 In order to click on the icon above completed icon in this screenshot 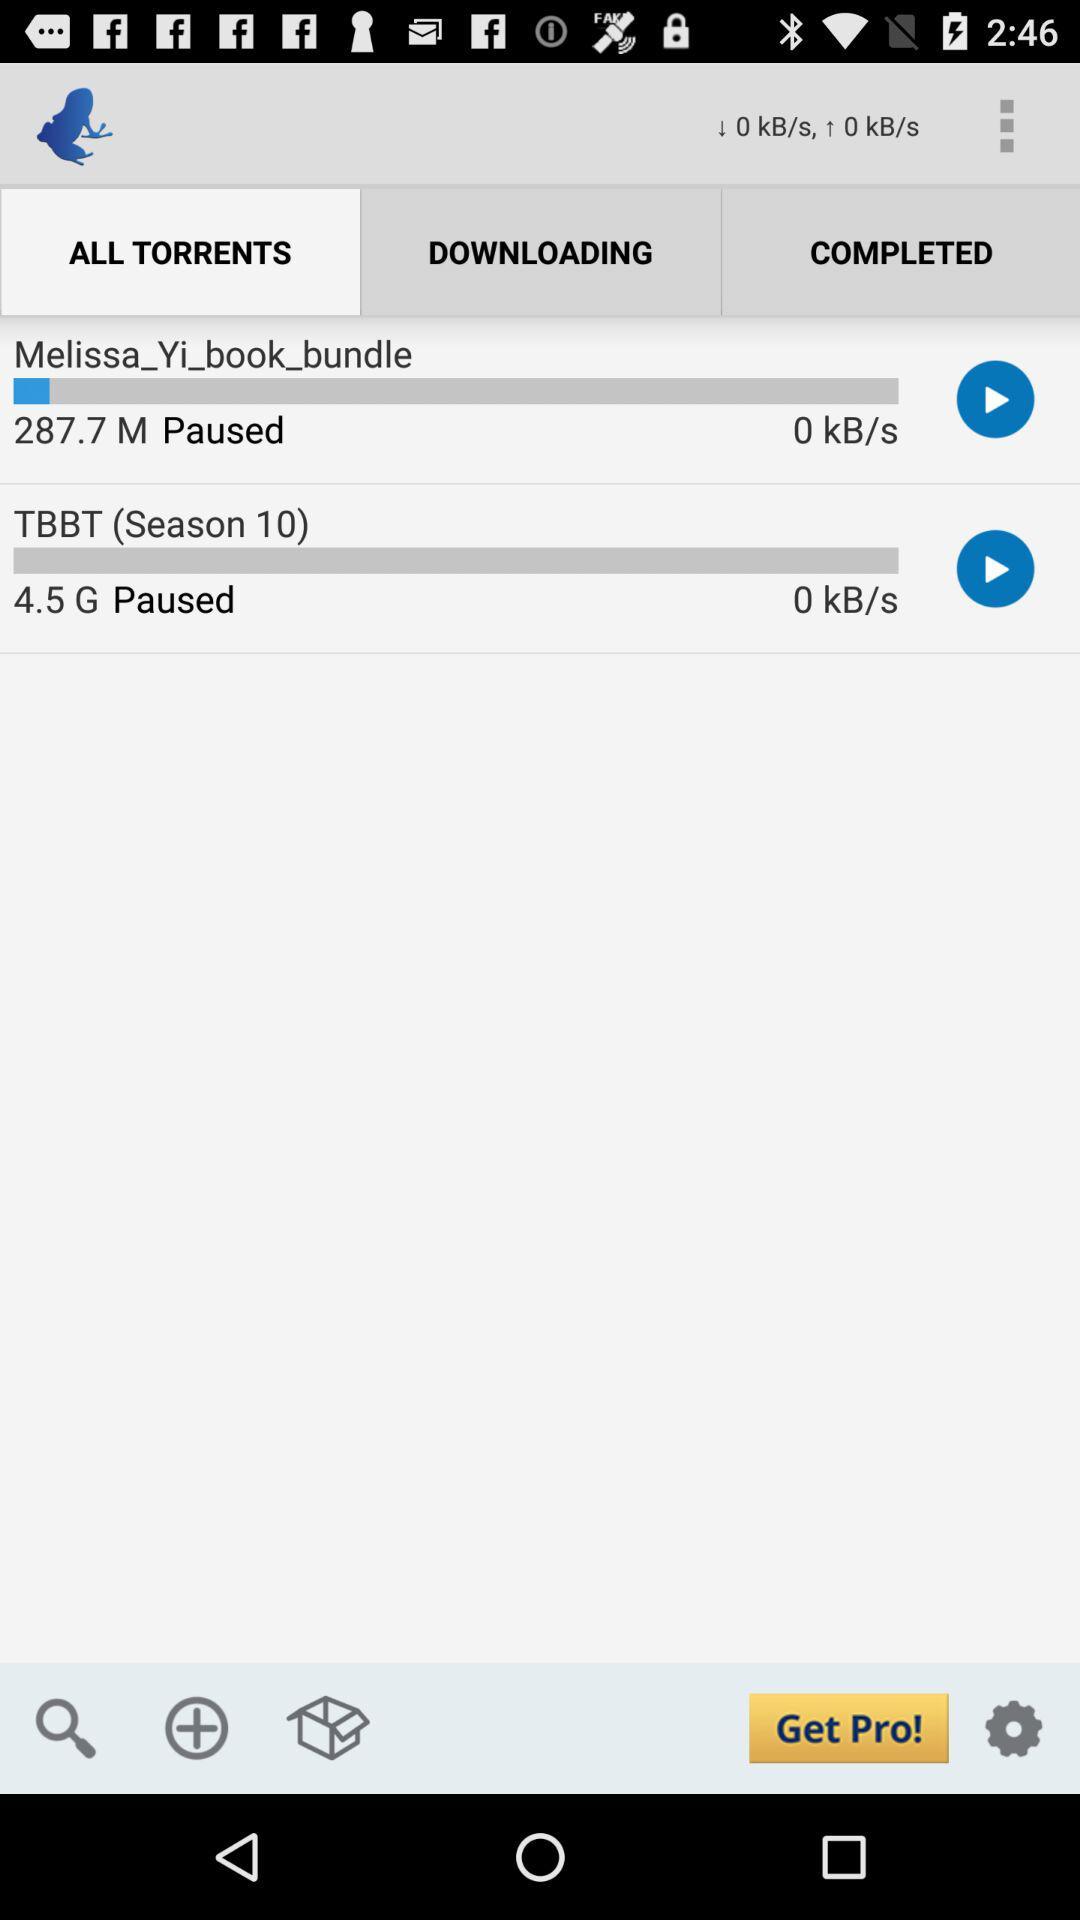, I will do `click(1006, 124)`.